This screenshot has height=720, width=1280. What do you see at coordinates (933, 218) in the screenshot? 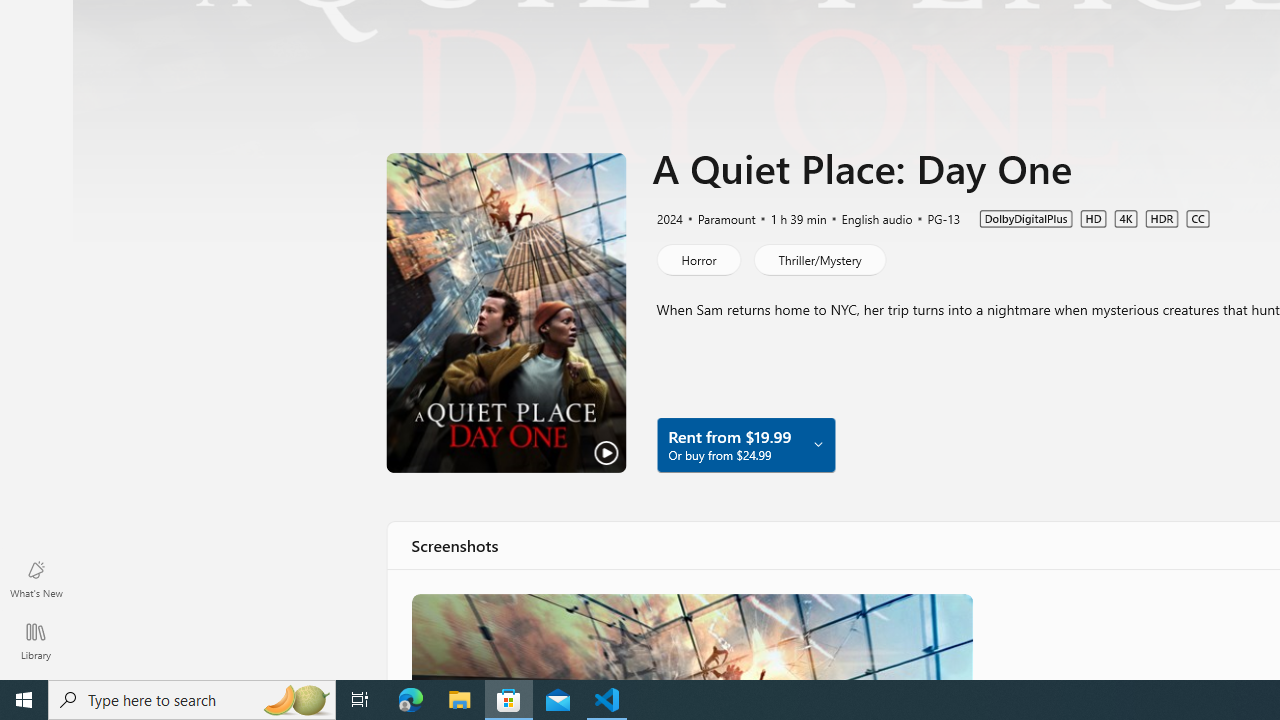
I see `'PG-13'` at bounding box center [933, 218].